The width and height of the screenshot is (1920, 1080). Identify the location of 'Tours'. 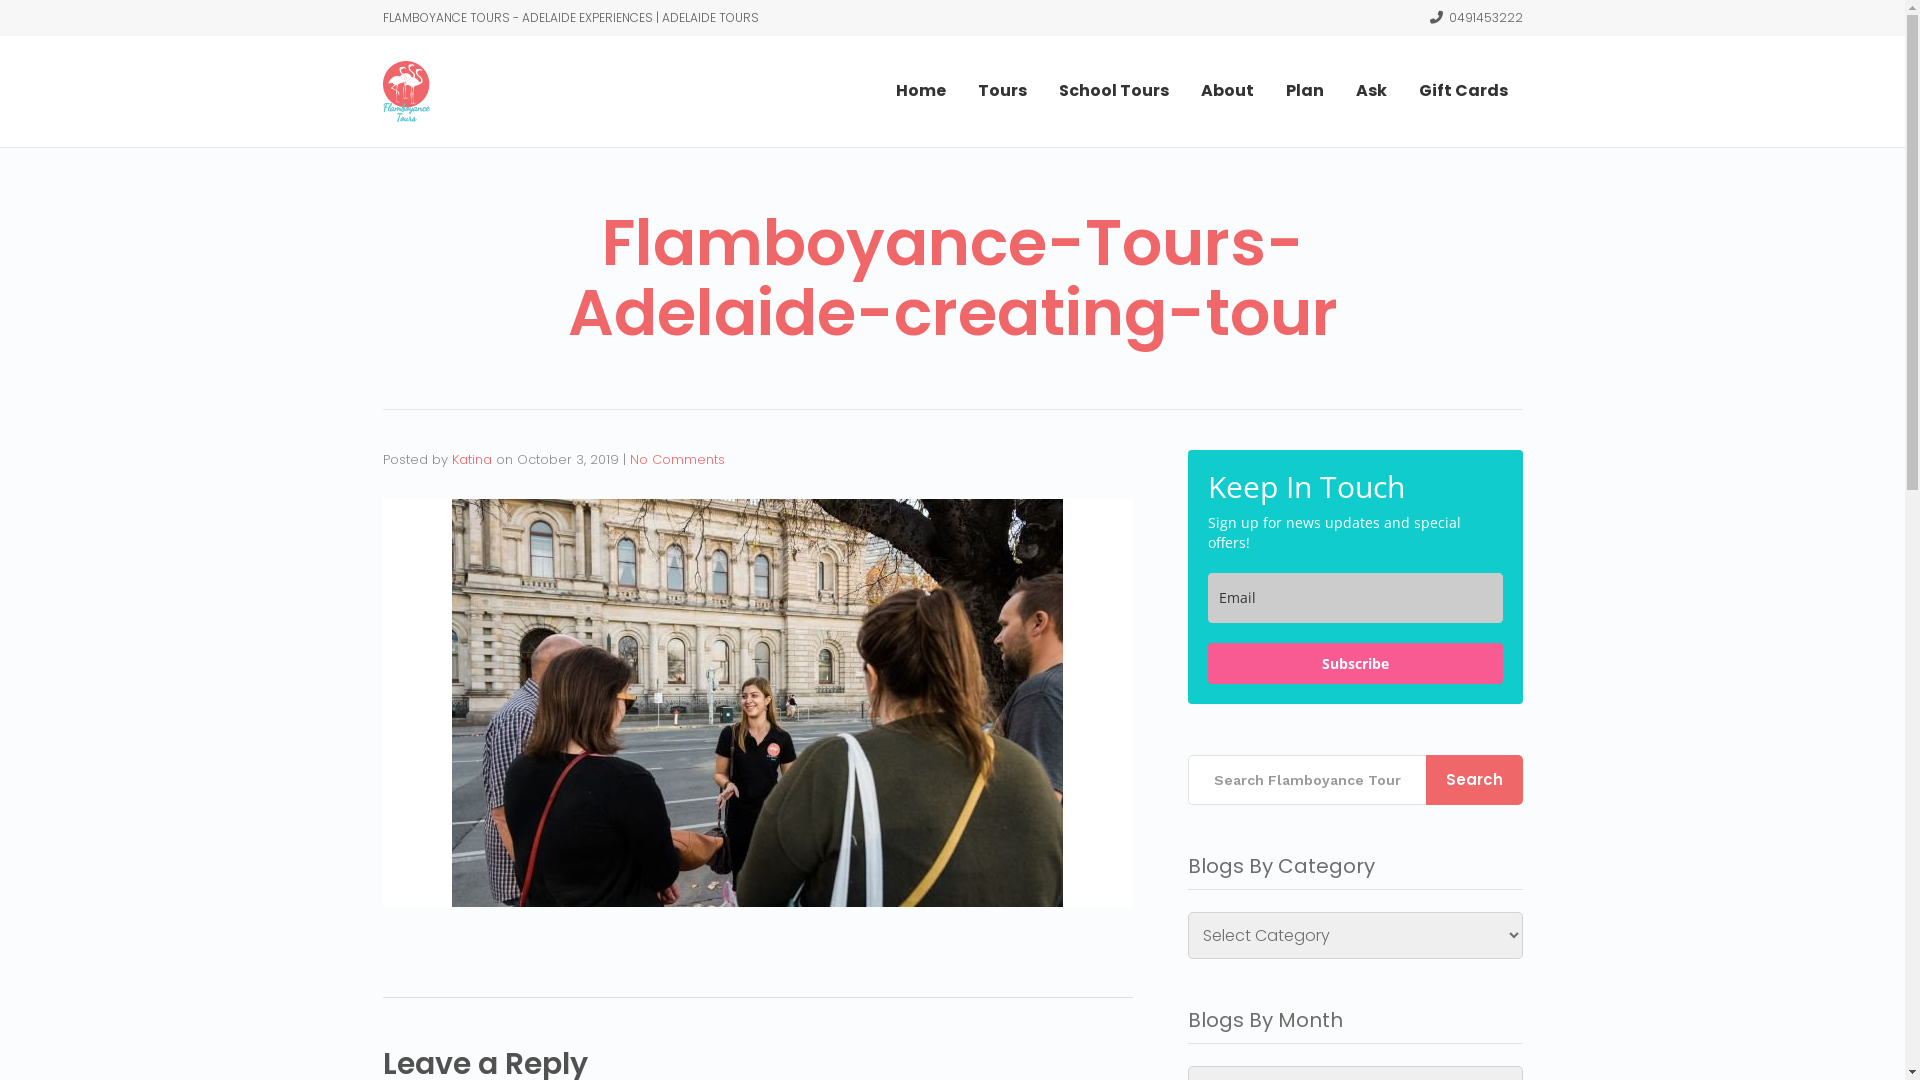
(1002, 91).